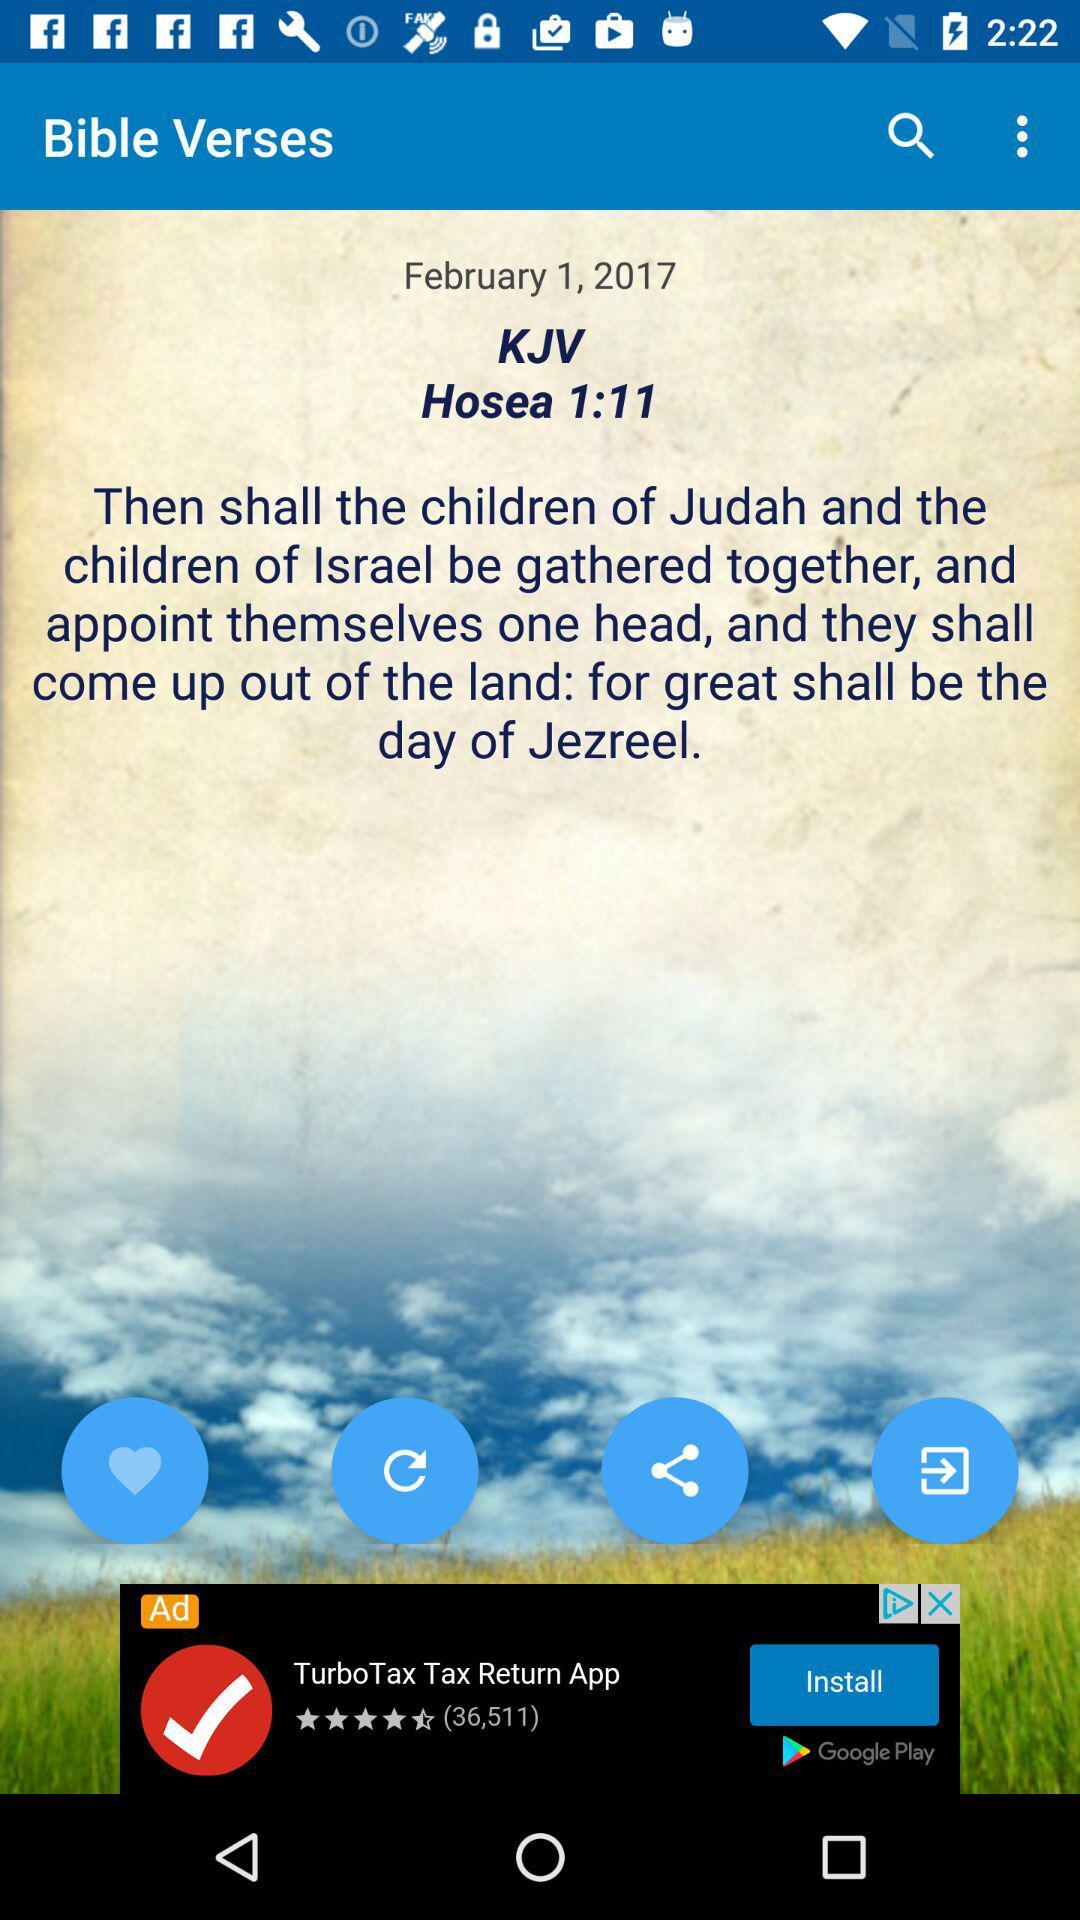 The height and width of the screenshot is (1920, 1080). I want to click on go next page, so click(945, 1470).